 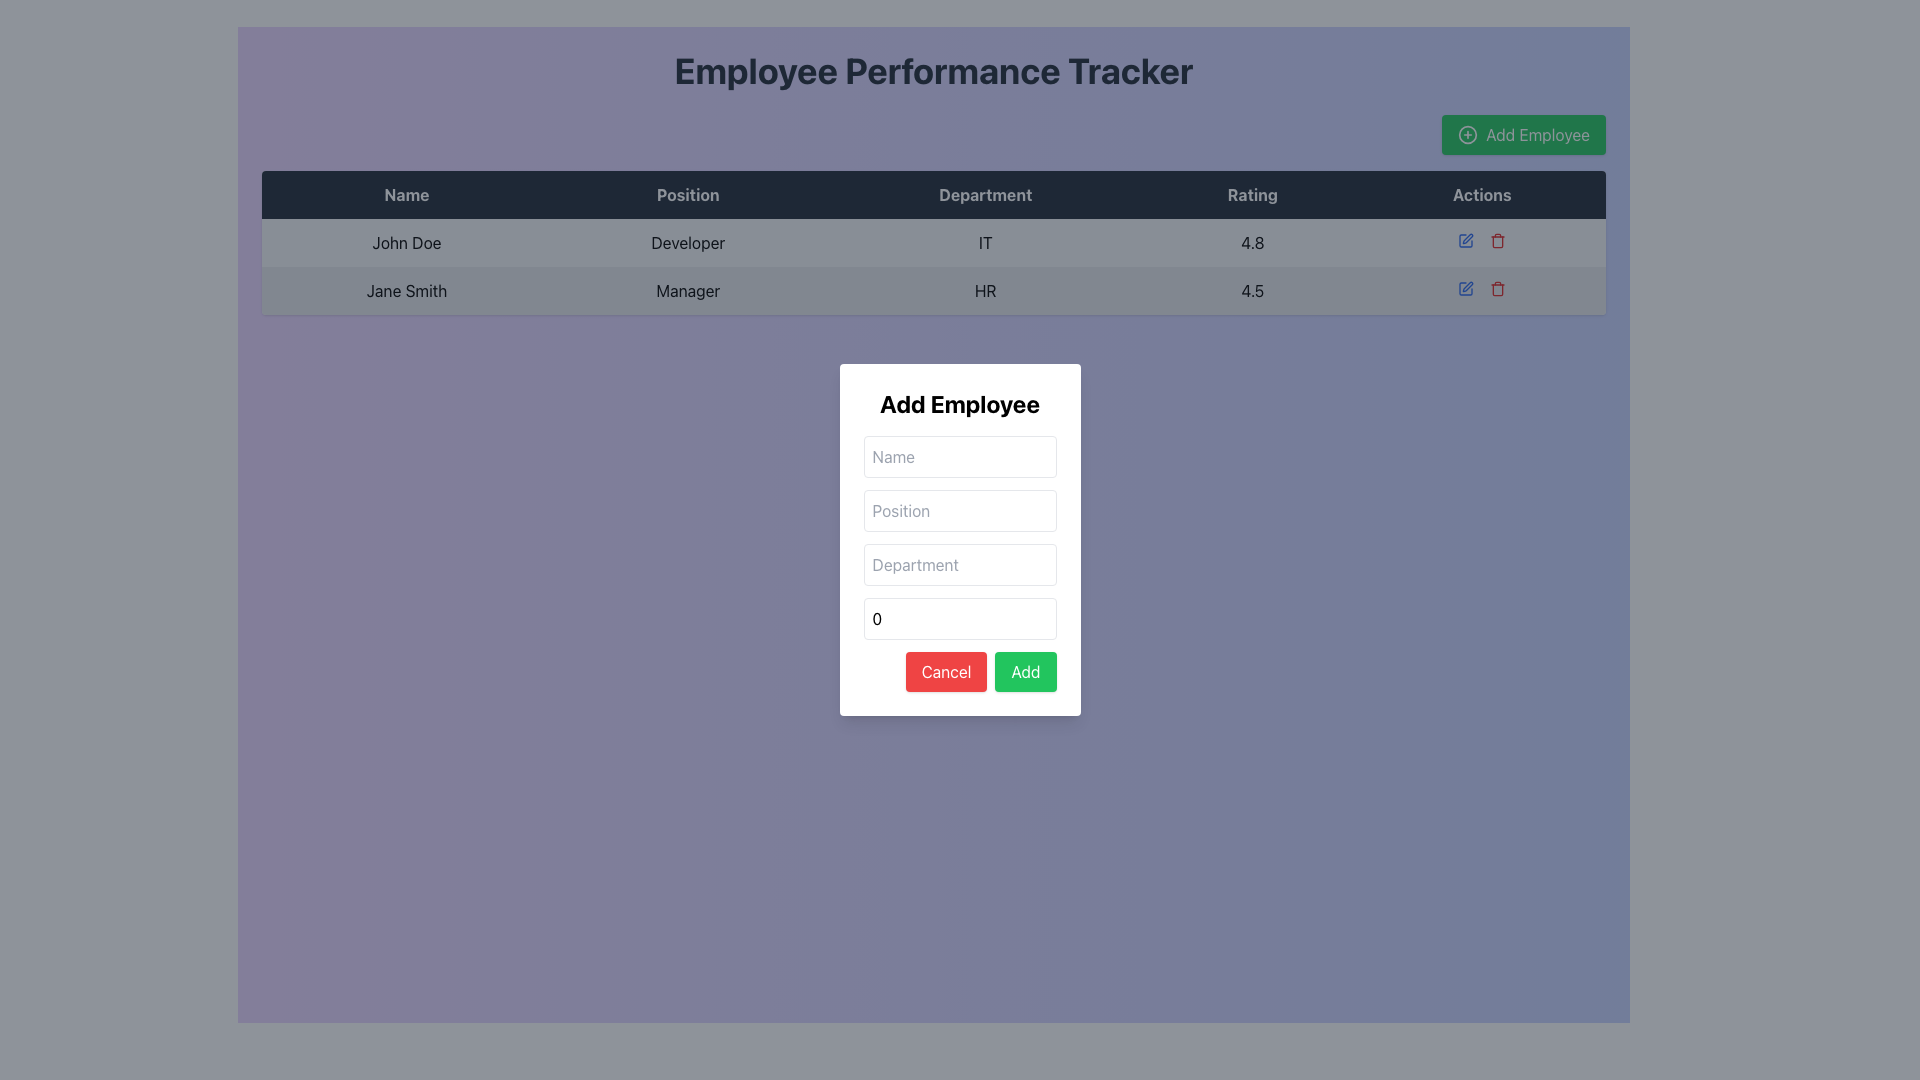 I want to click on the delete button, which is the second interactive icon in the 'Actions' column of the table for the row associated with 'Jane Smith', so click(x=1498, y=289).